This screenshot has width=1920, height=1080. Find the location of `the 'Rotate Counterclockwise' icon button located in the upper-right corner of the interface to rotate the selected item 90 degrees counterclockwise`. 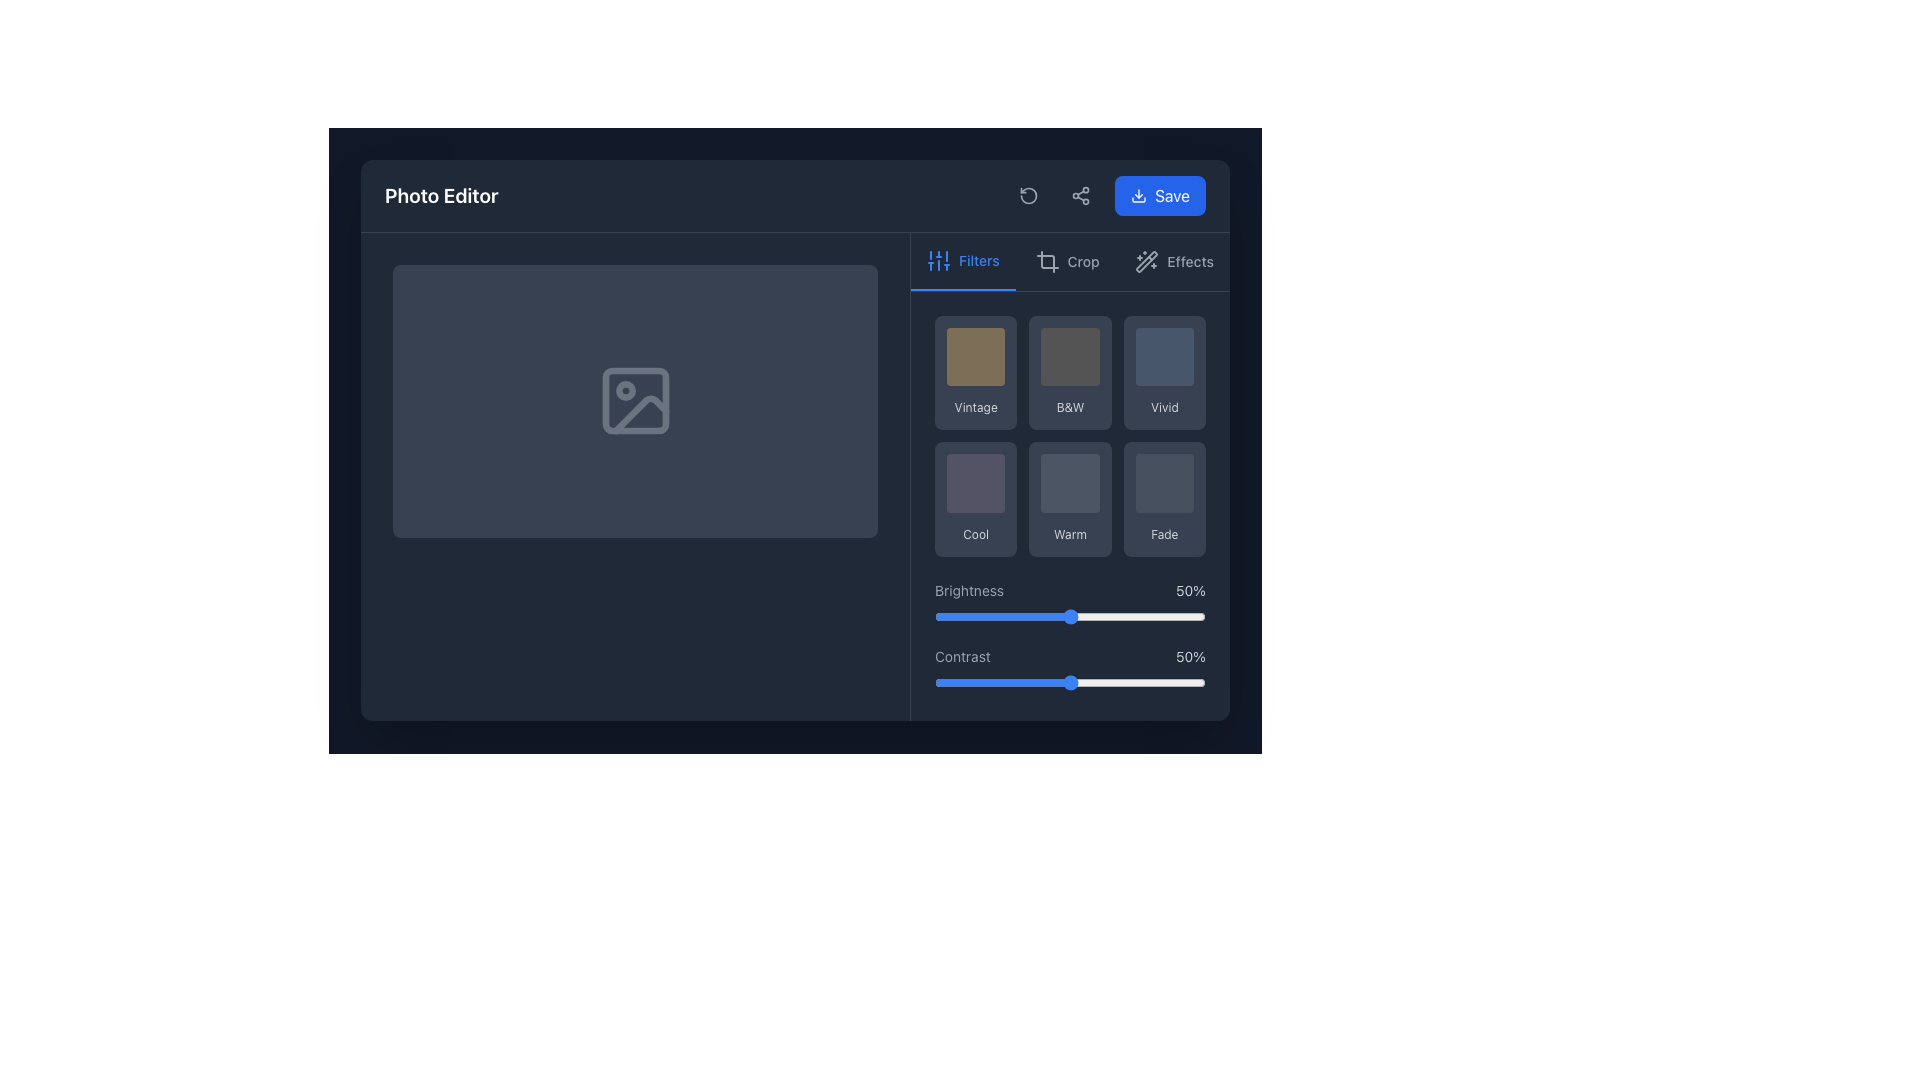

the 'Rotate Counterclockwise' icon button located in the upper-right corner of the interface to rotate the selected item 90 degrees counterclockwise is located at coordinates (1029, 196).